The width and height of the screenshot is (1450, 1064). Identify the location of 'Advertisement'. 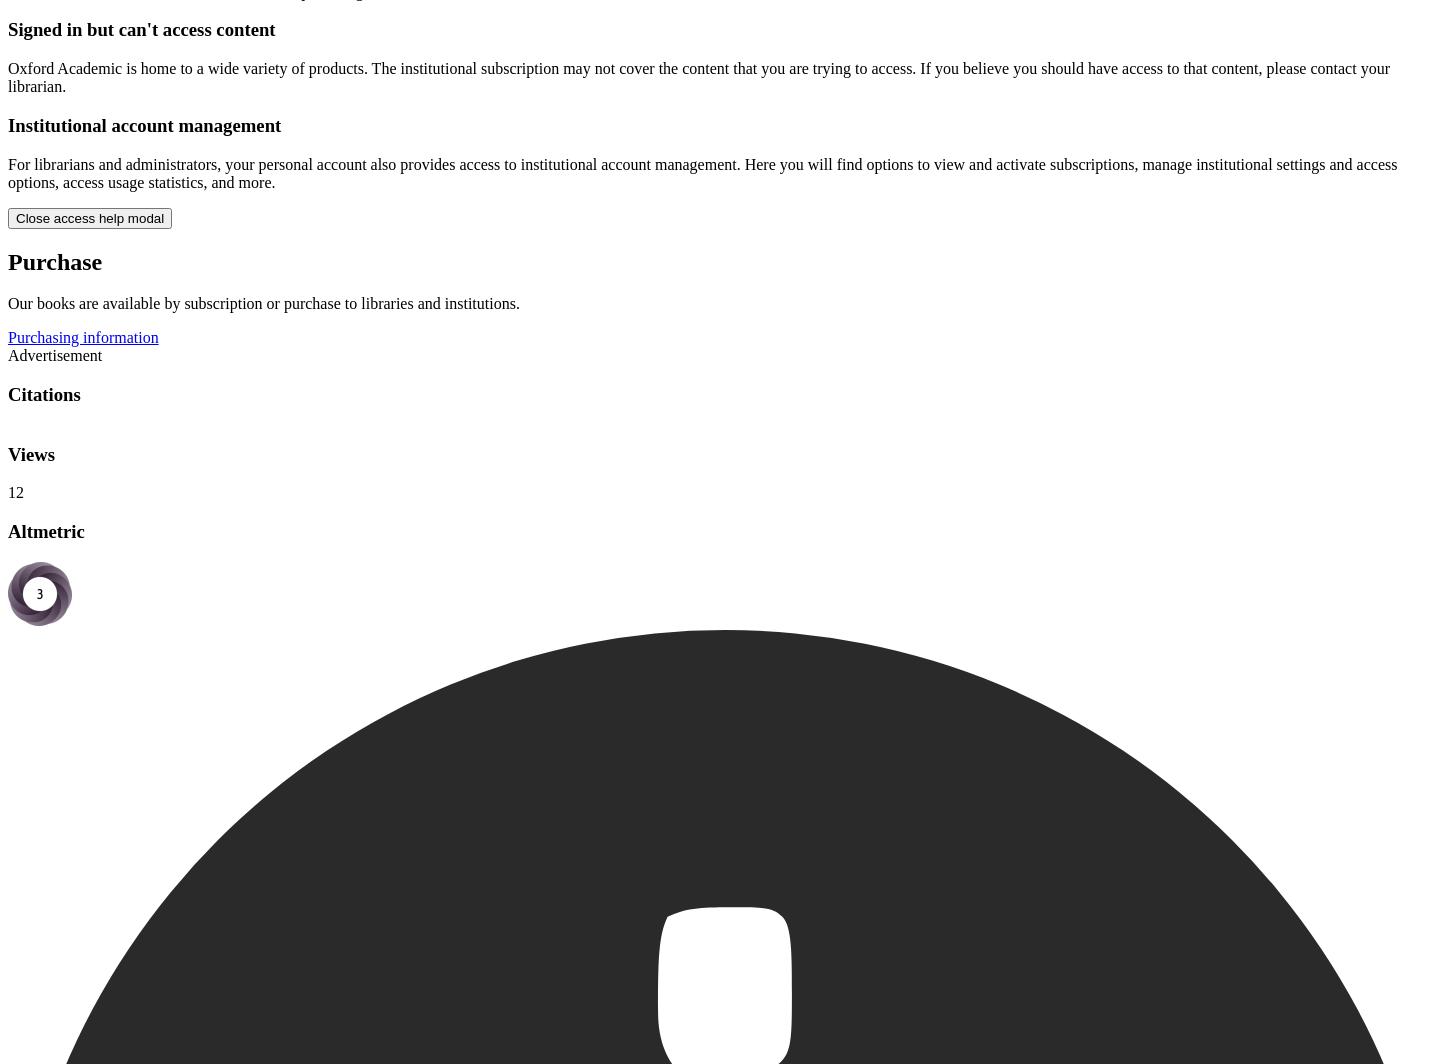
(54, 355).